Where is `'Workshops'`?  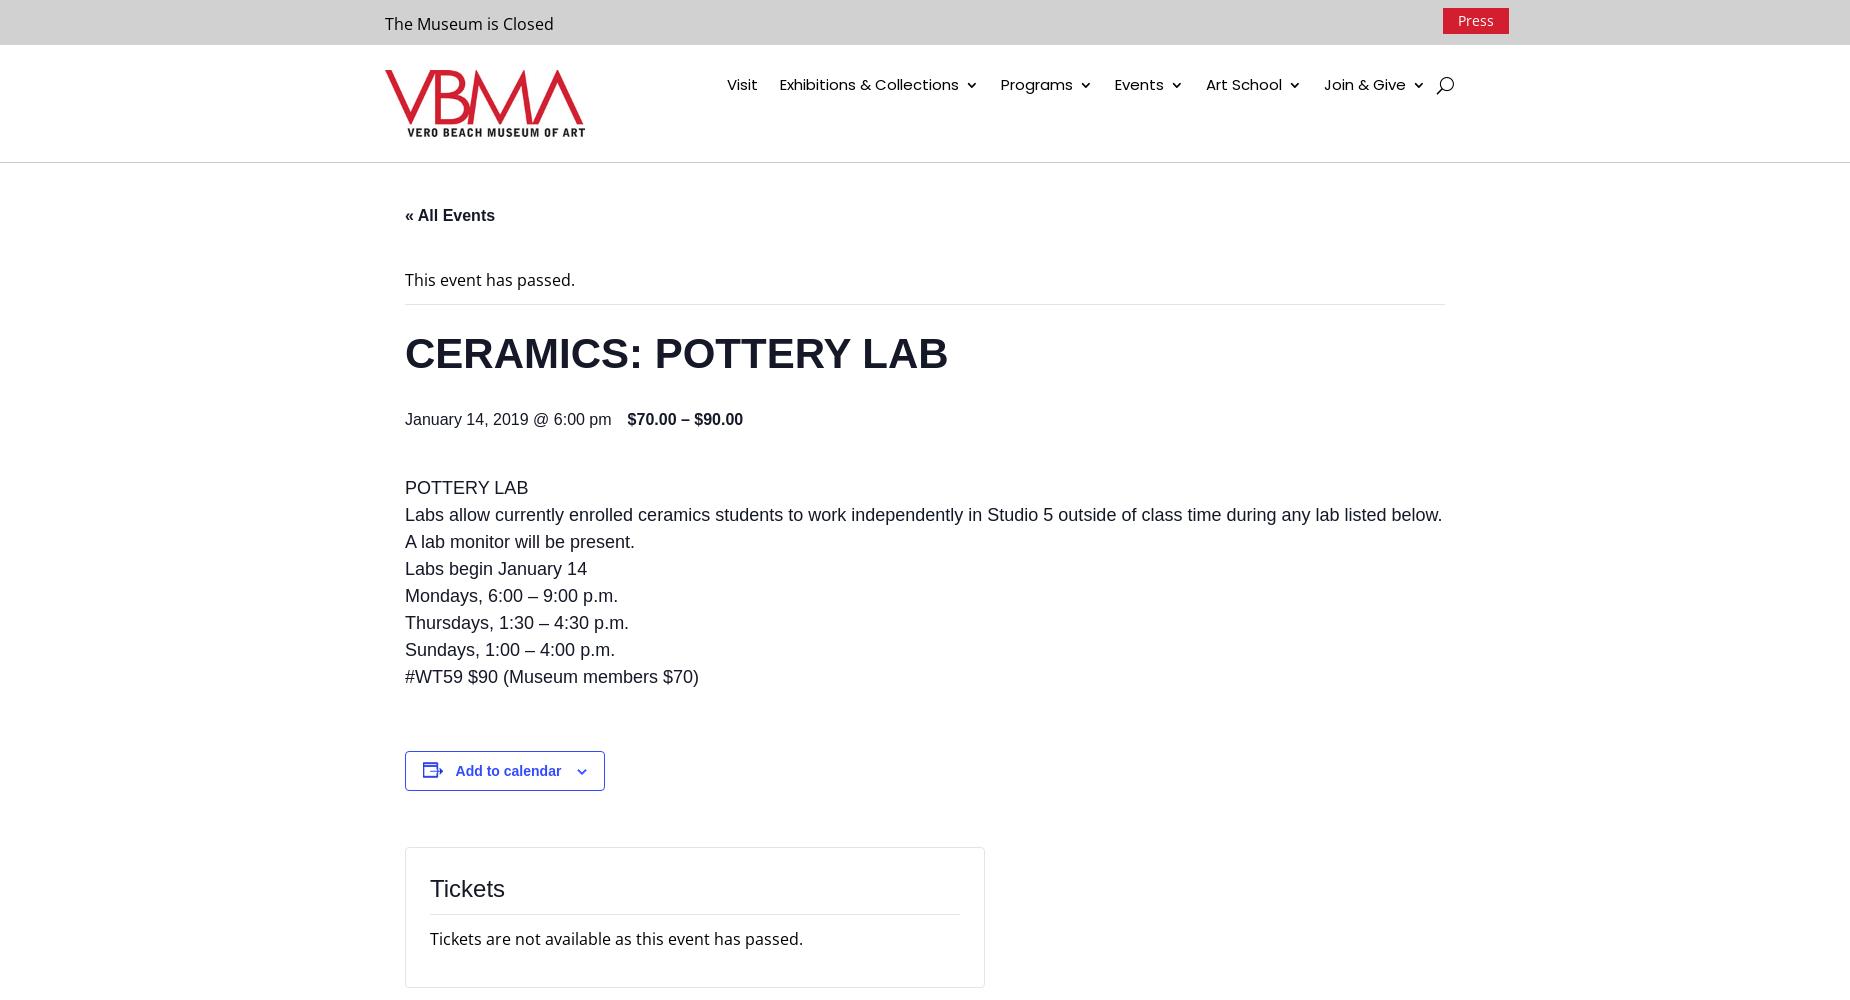
'Workshops' is located at coordinates (1284, 313).